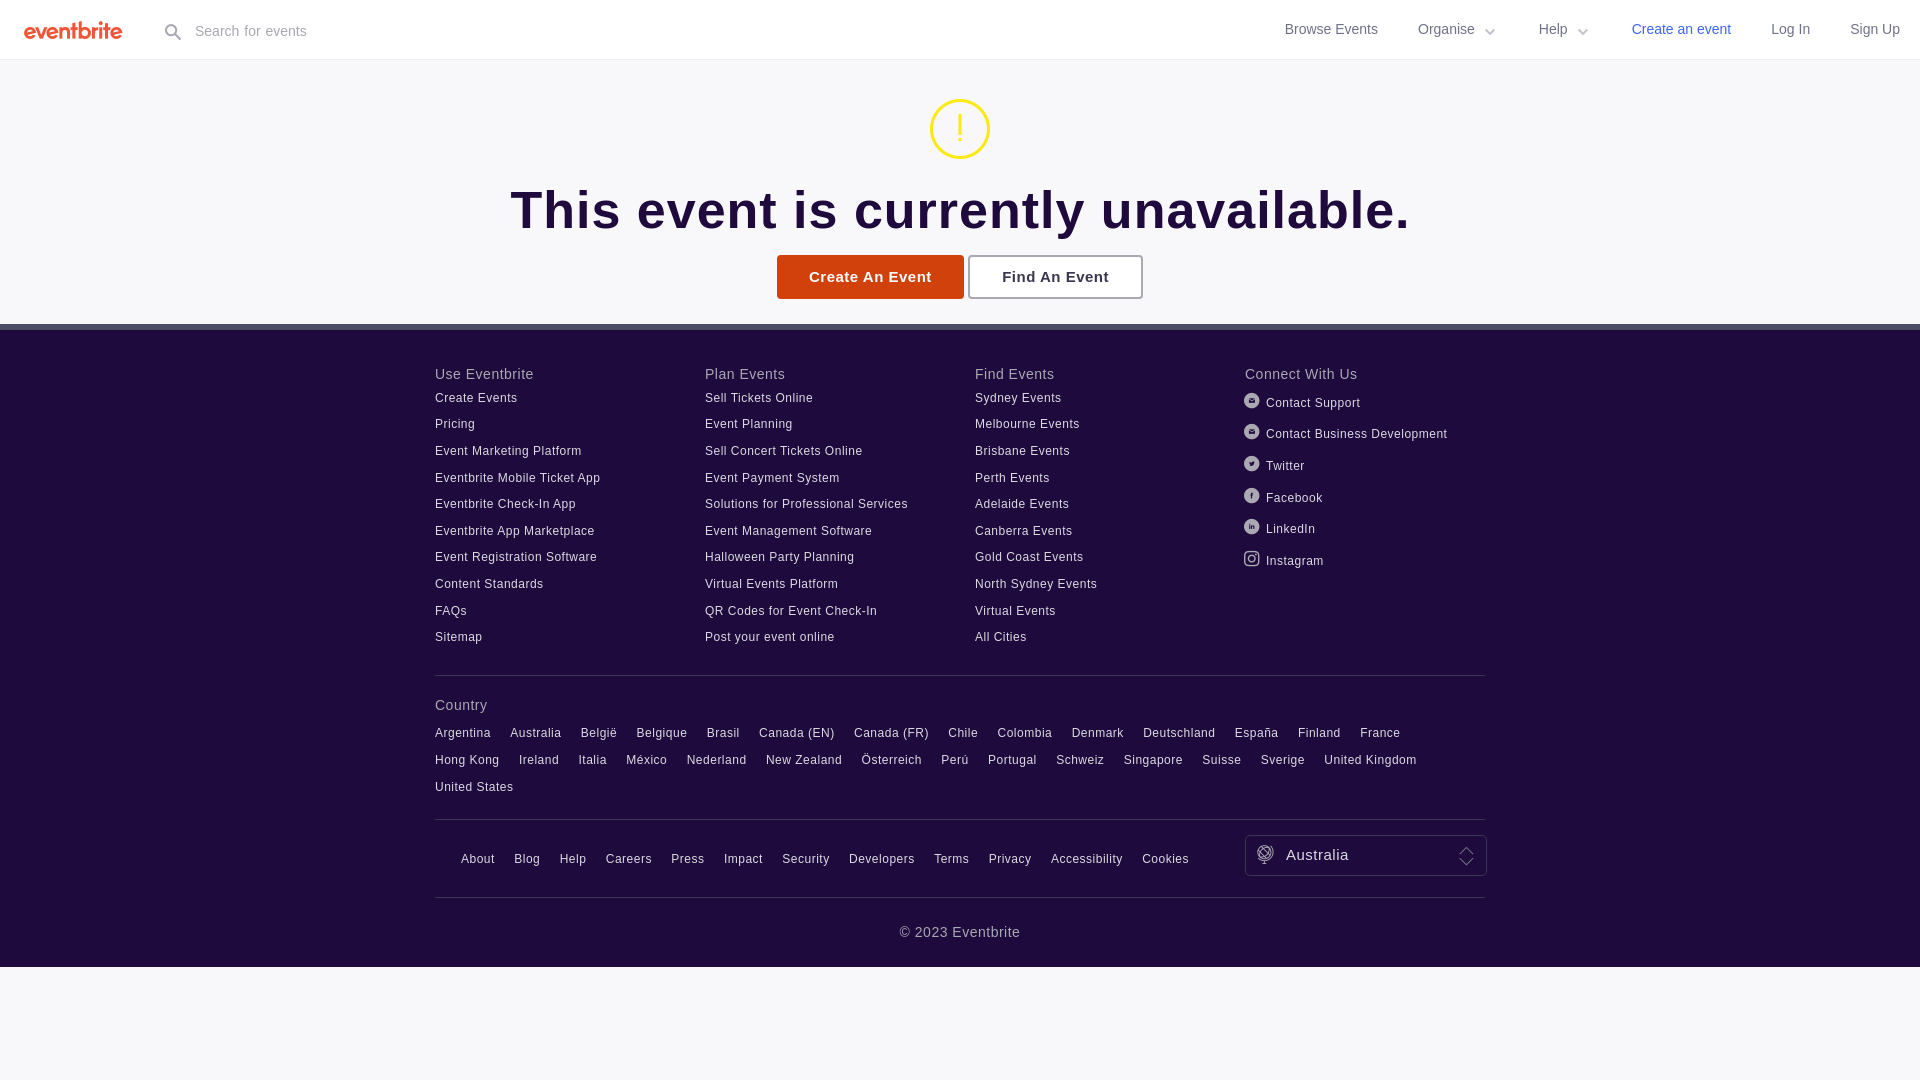 The width and height of the screenshot is (1920, 1080). What do you see at coordinates (1680, 29) in the screenshot?
I see `'Create an event'` at bounding box center [1680, 29].